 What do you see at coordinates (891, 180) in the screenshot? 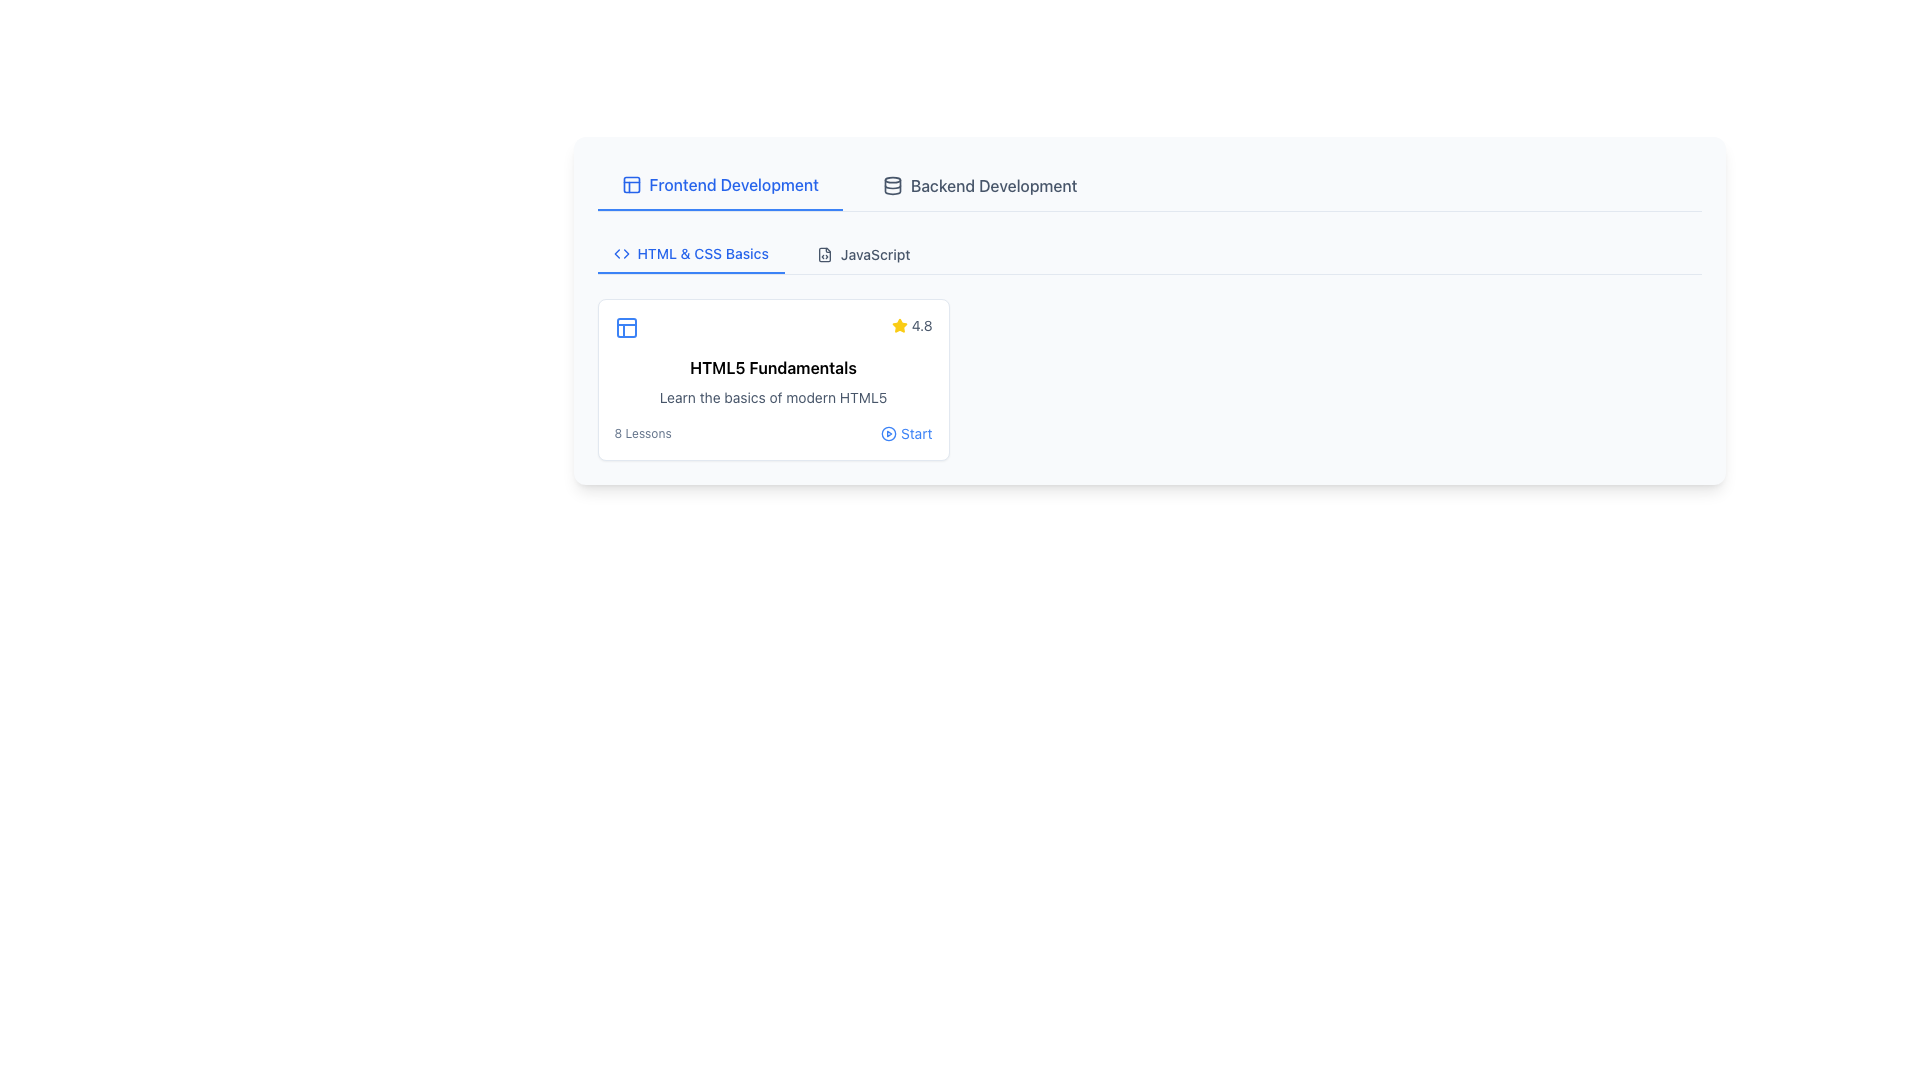
I see `the uppermost section of the SVG Ellipse that represents a database in the 'HTML5 Fundamentals' card` at bounding box center [891, 180].